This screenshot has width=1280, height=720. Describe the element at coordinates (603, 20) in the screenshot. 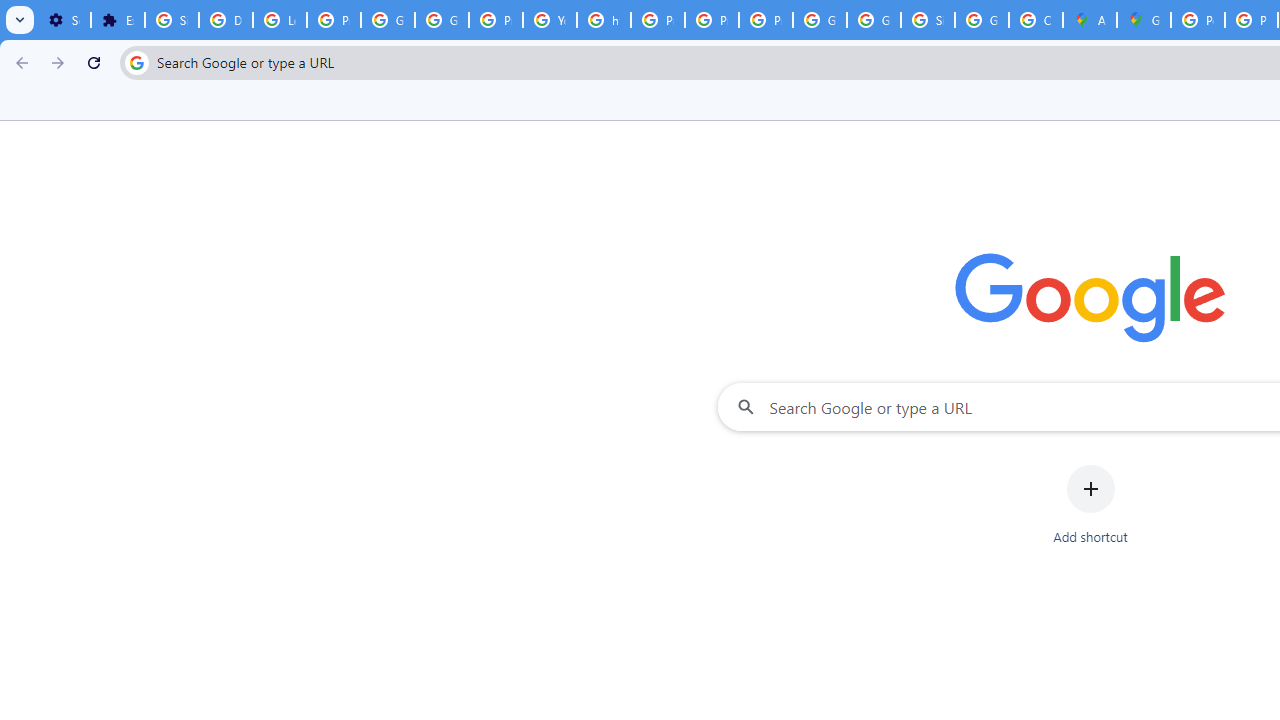

I see `'https://scholar.google.com/'` at that location.